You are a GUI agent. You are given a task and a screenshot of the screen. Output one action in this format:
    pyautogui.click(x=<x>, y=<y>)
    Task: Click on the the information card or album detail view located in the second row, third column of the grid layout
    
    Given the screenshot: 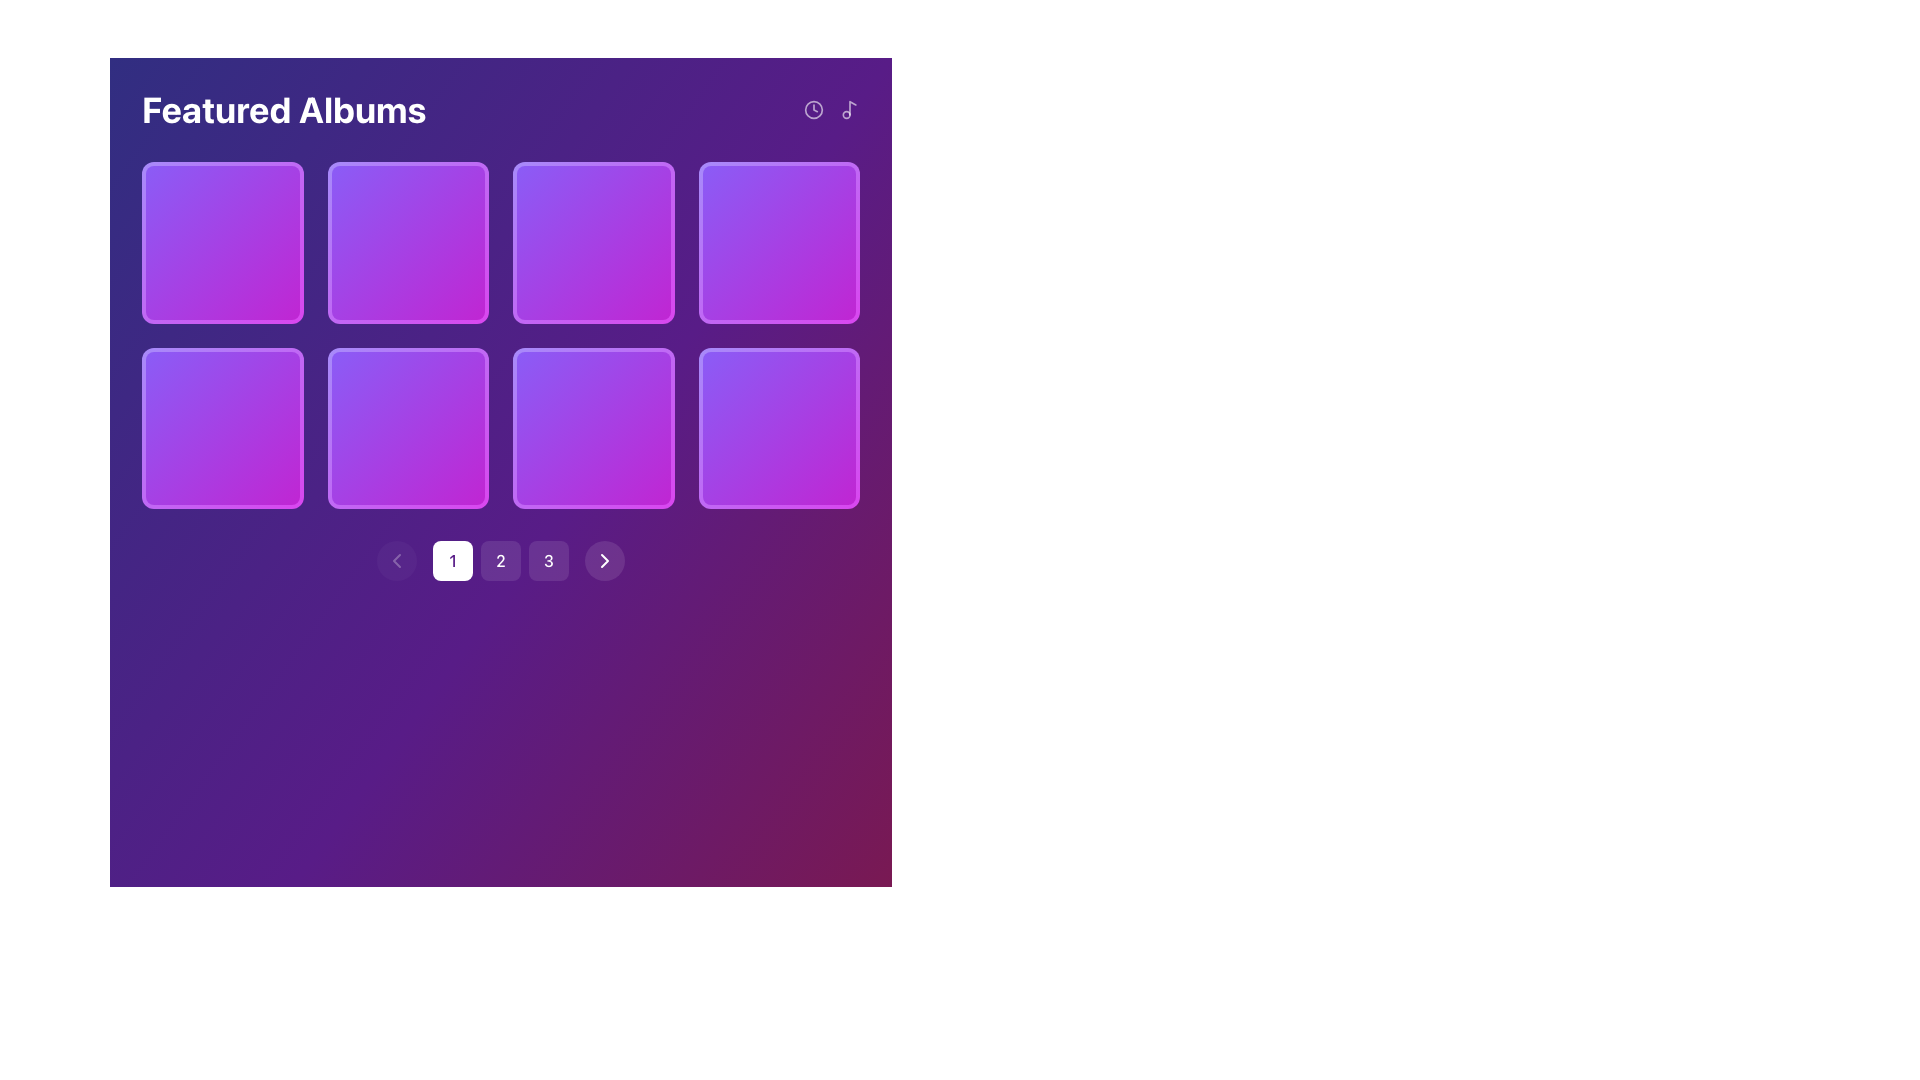 What is the action you would take?
    pyautogui.click(x=592, y=452)
    